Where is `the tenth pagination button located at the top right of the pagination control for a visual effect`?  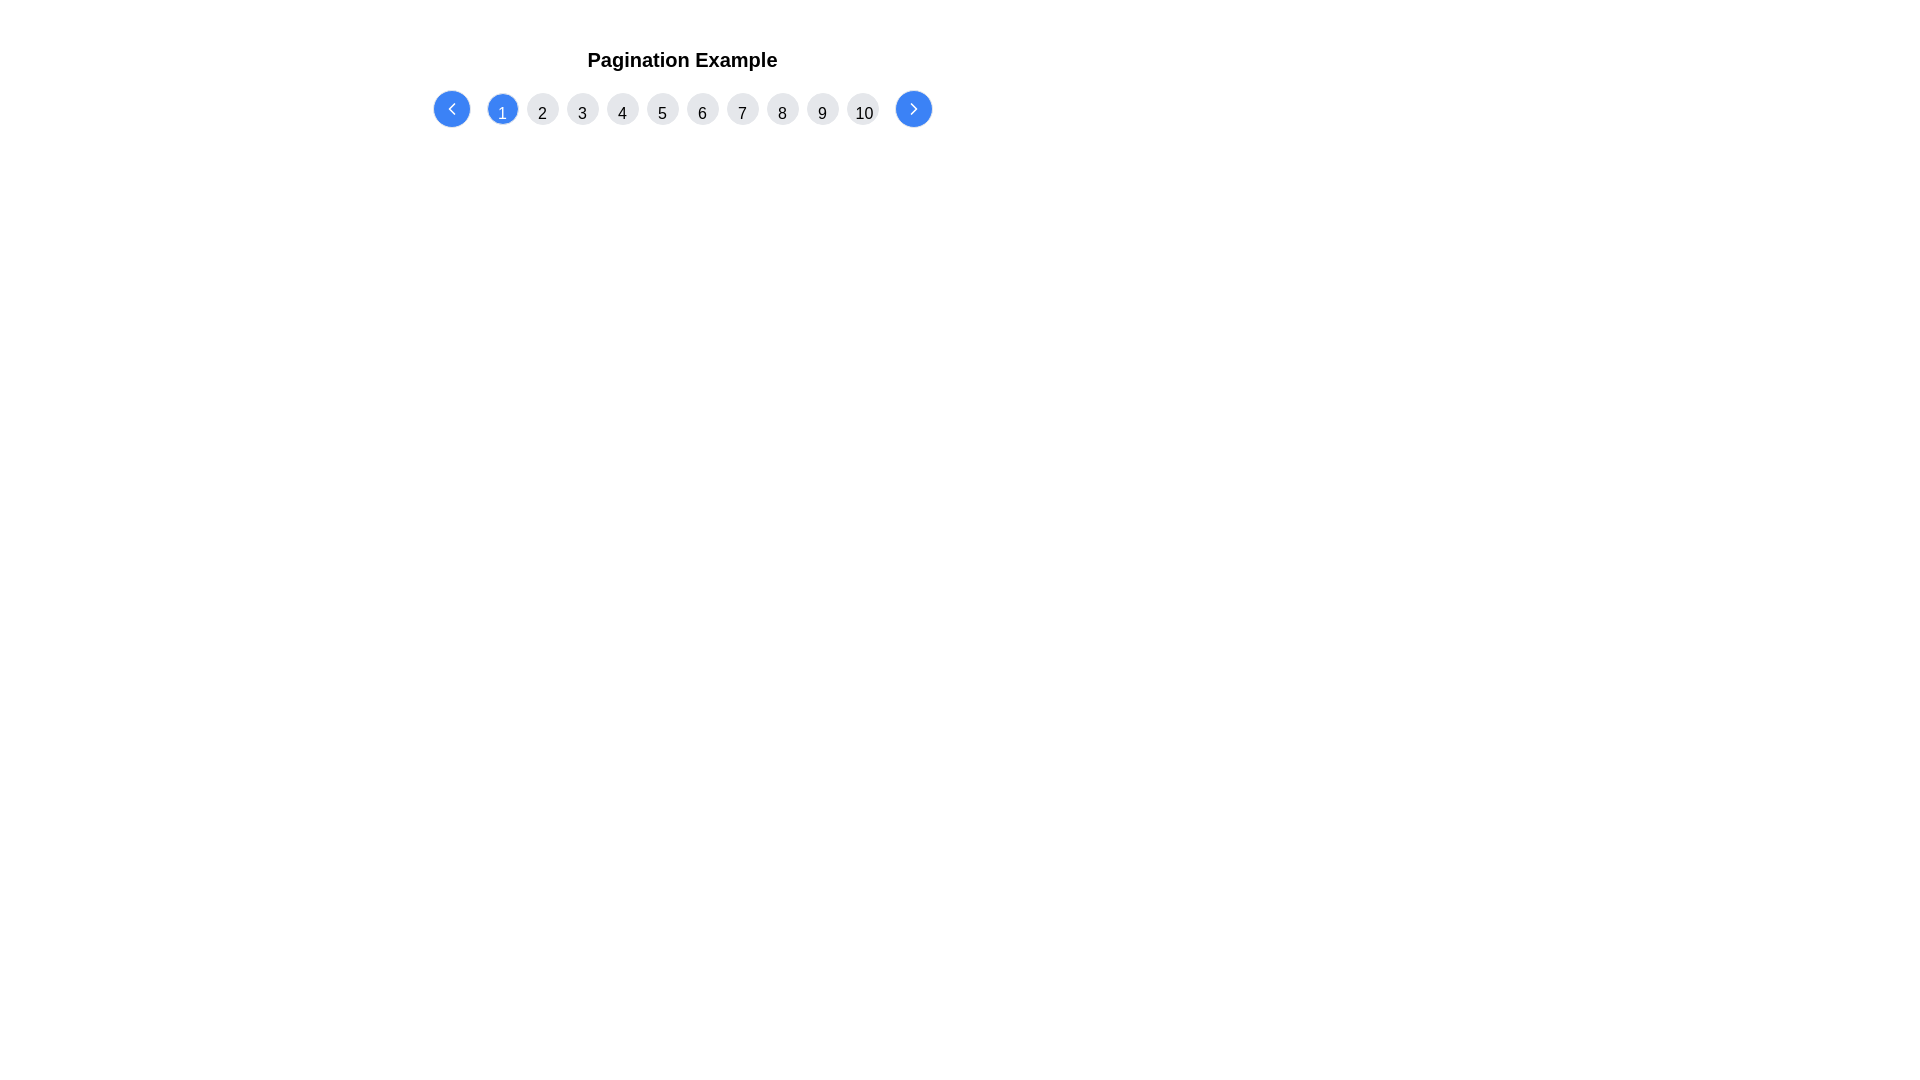
the tenth pagination button located at the top right of the pagination control for a visual effect is located at coordinates (862, 108).